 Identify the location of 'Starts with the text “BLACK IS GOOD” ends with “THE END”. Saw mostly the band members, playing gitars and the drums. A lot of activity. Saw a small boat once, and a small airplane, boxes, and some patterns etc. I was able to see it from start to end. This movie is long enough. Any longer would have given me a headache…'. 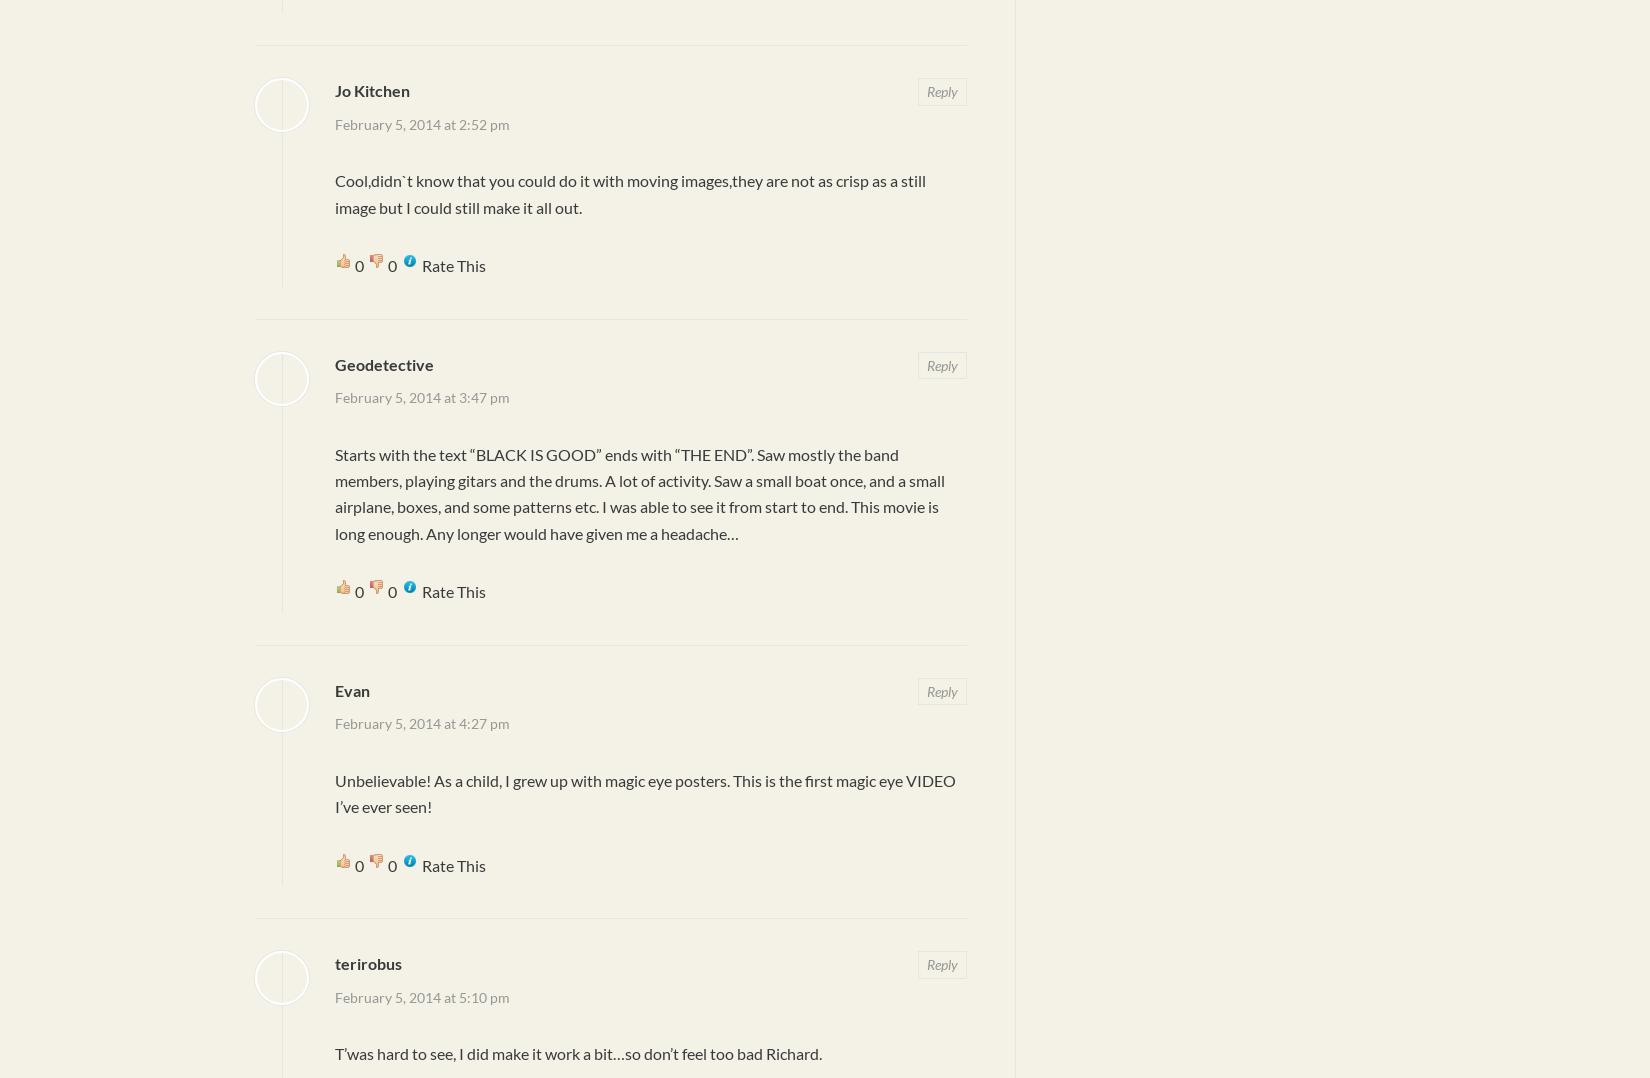
(639, 491).